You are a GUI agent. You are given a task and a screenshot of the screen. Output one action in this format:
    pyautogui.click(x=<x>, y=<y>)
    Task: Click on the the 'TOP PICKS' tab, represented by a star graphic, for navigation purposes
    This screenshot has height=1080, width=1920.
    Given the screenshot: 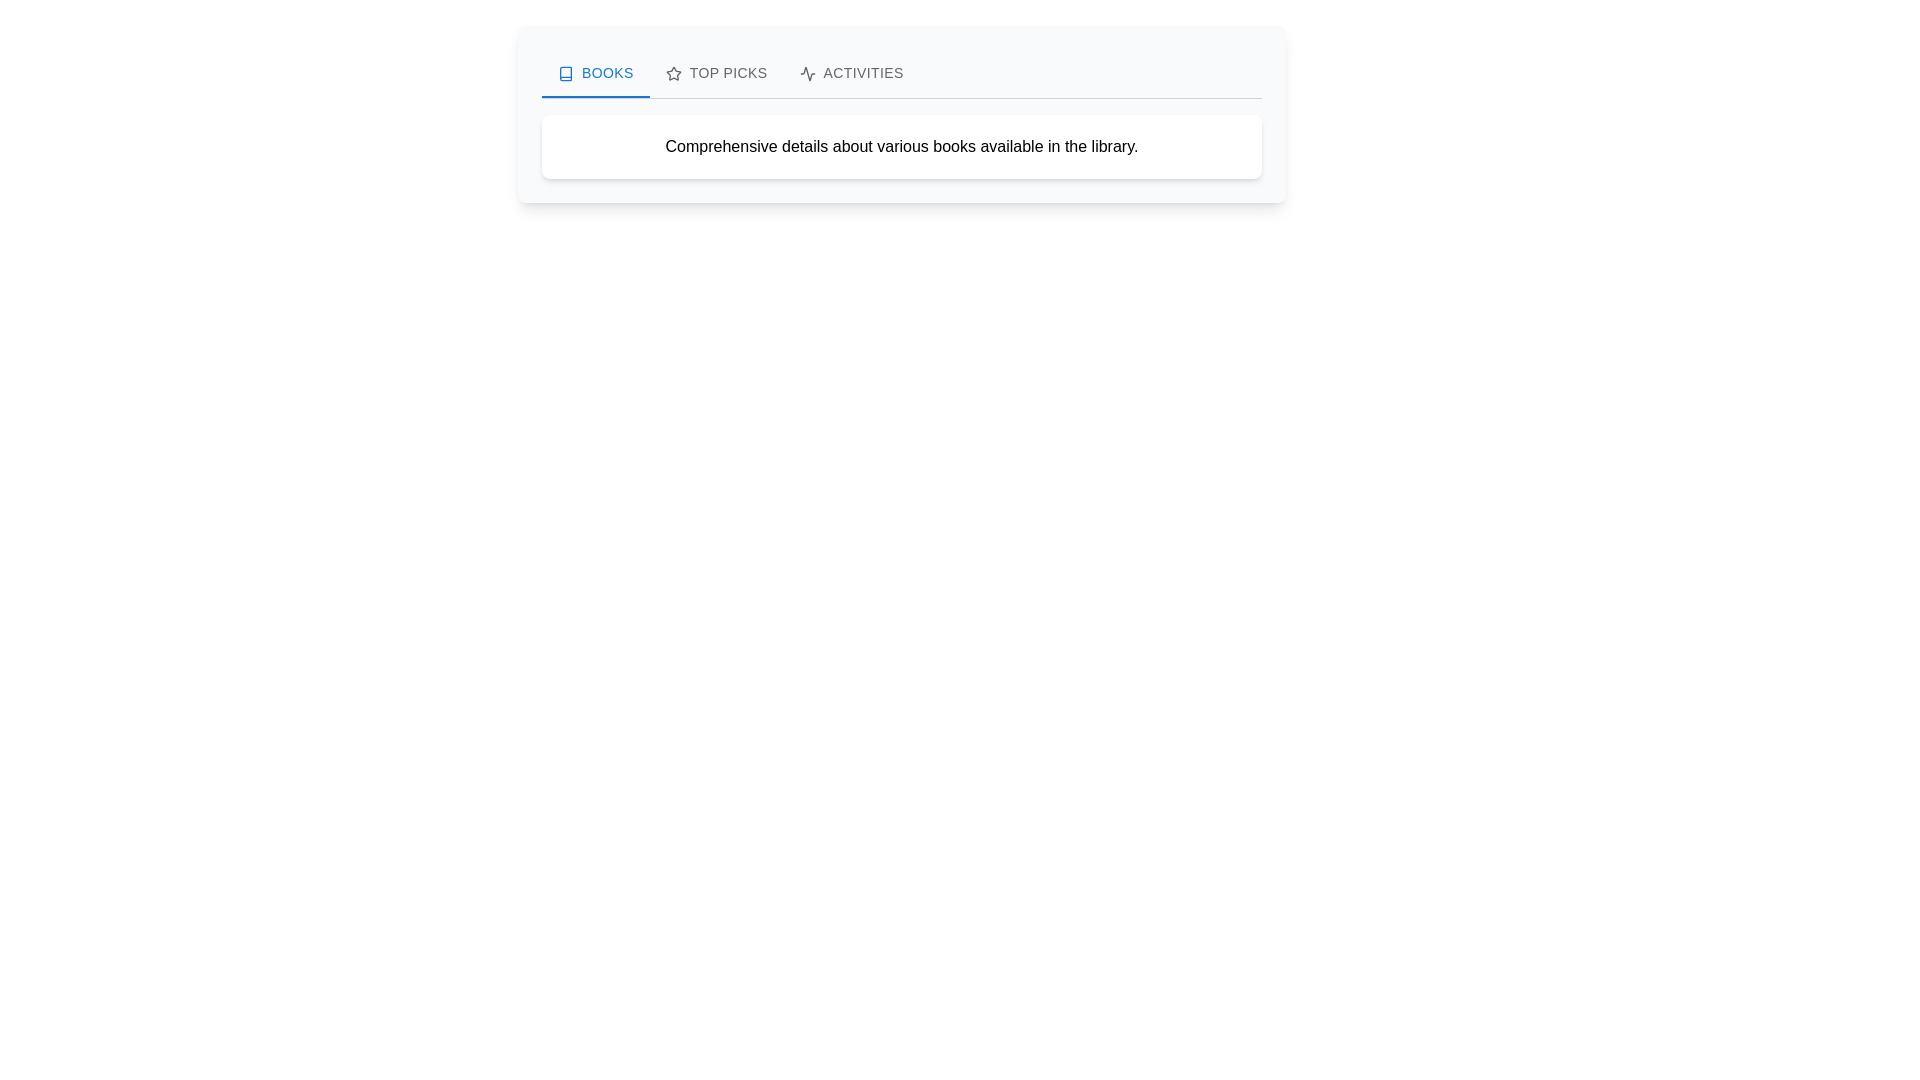 What is the action you would take?
    pyautogui.click(x=673, y=72)
    